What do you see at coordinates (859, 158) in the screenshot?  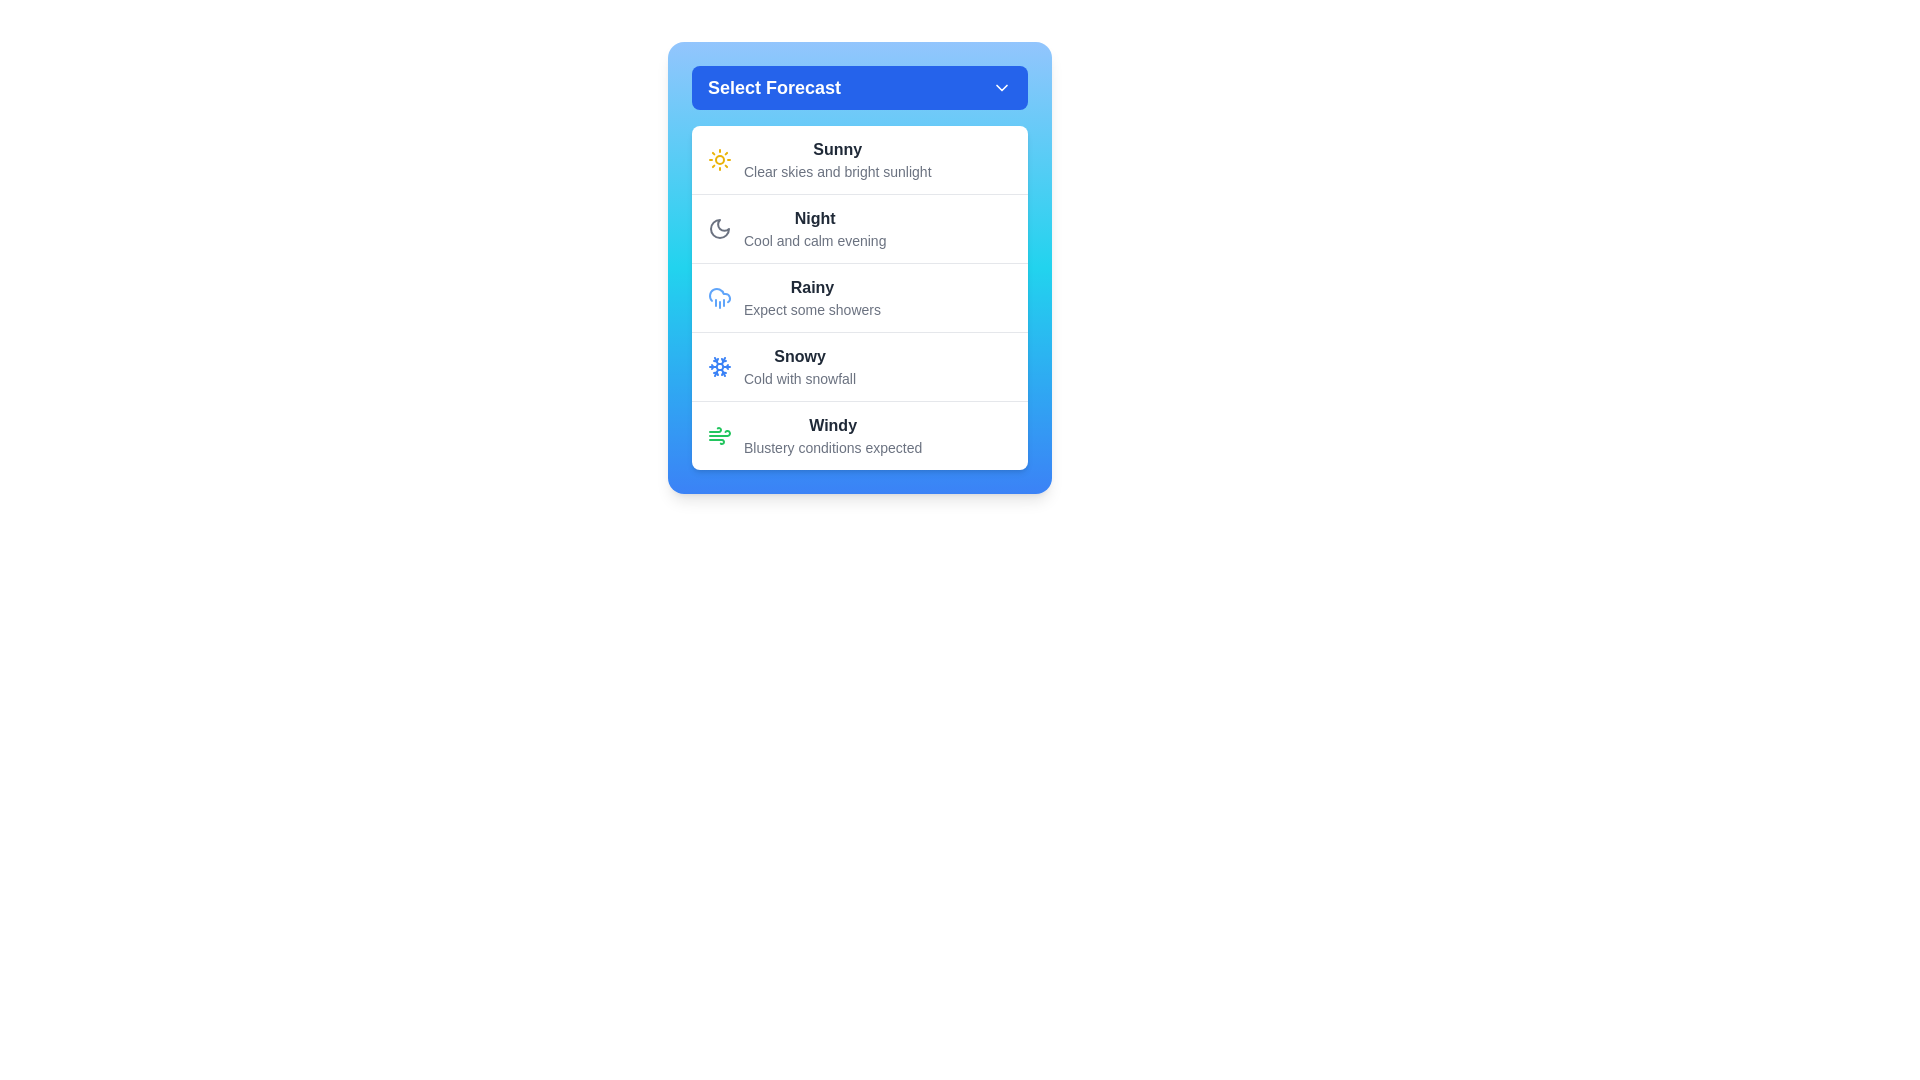 I see `the first list item in the dropdown menu titled 'Select Forecast' with the heading 'Sunny' for keyboard interaction` at bounding box center [859, 158].